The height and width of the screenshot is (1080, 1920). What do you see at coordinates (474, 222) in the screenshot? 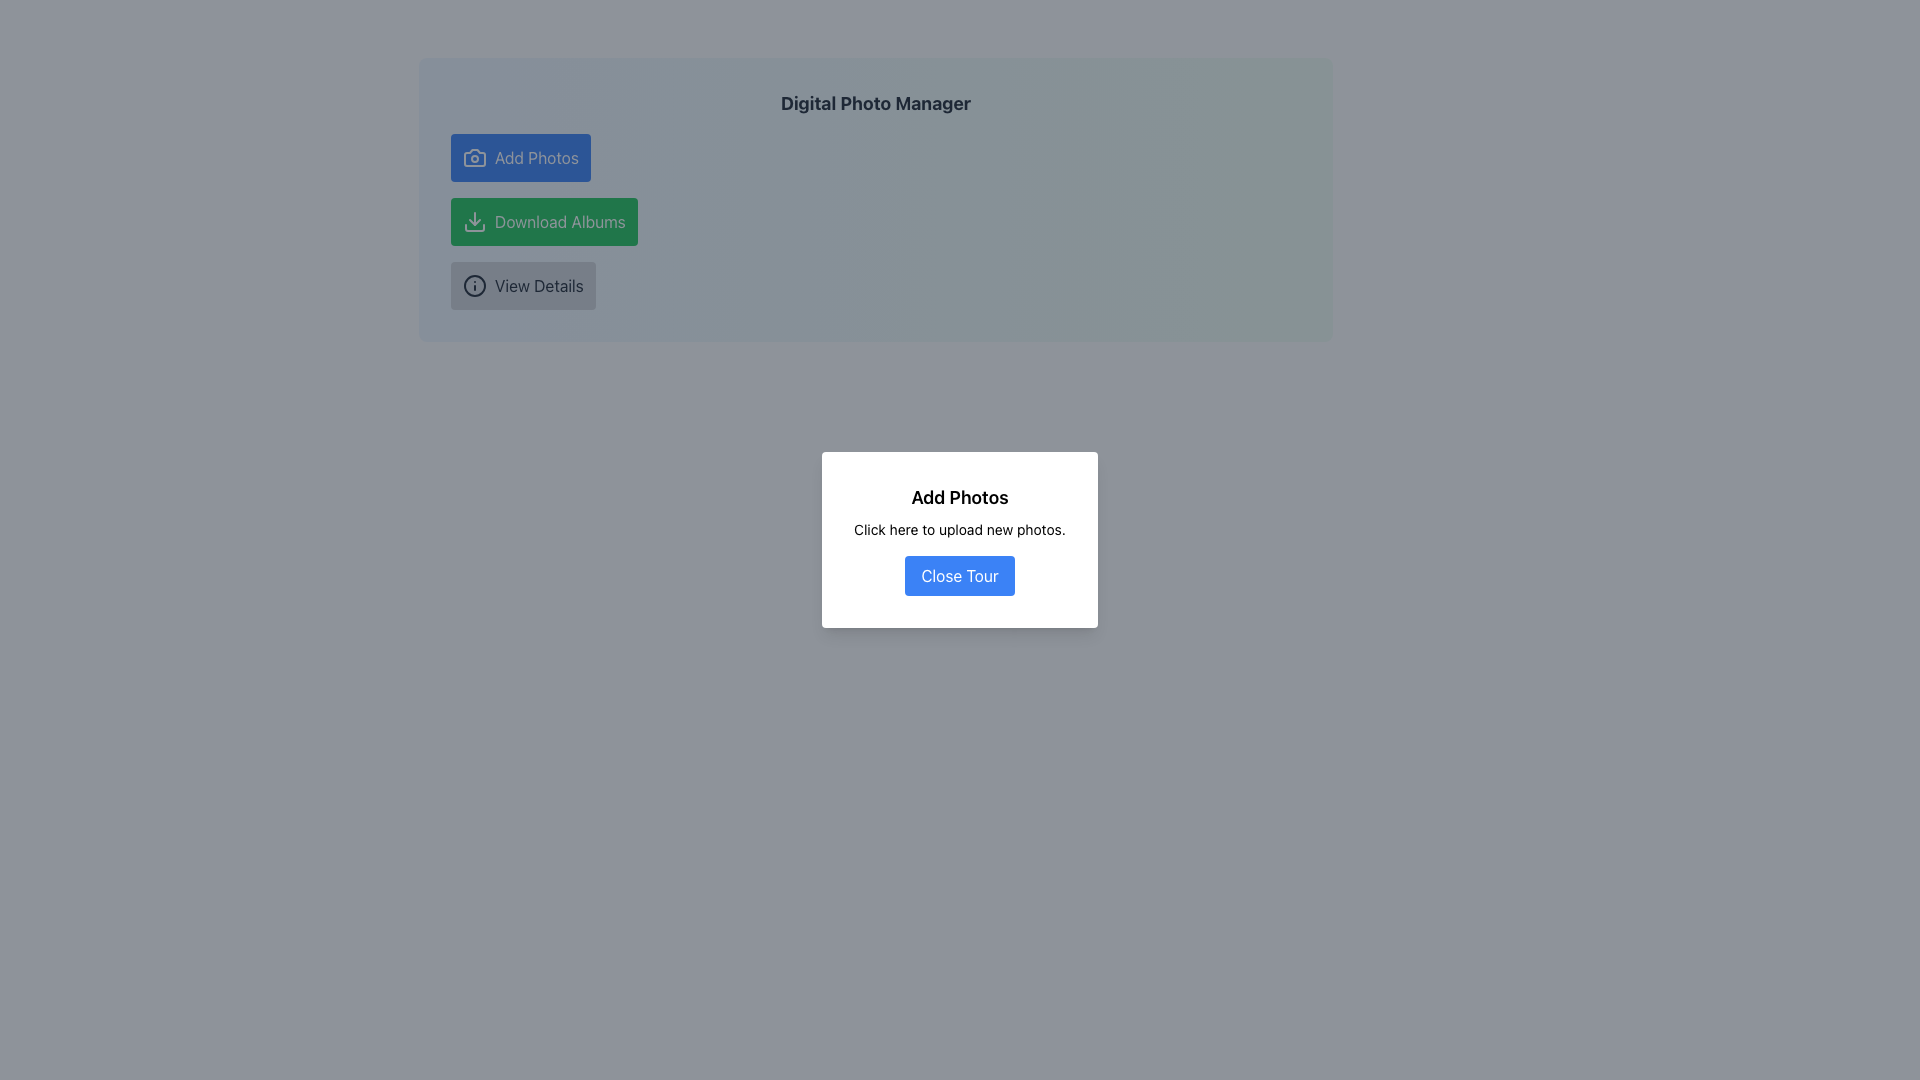
I see `the download icon located to the left of the 'Download Albums' button, which is positioned centrally between the 'Add Photos' and 'View Details' buttons` at bounding box center [474, 222].